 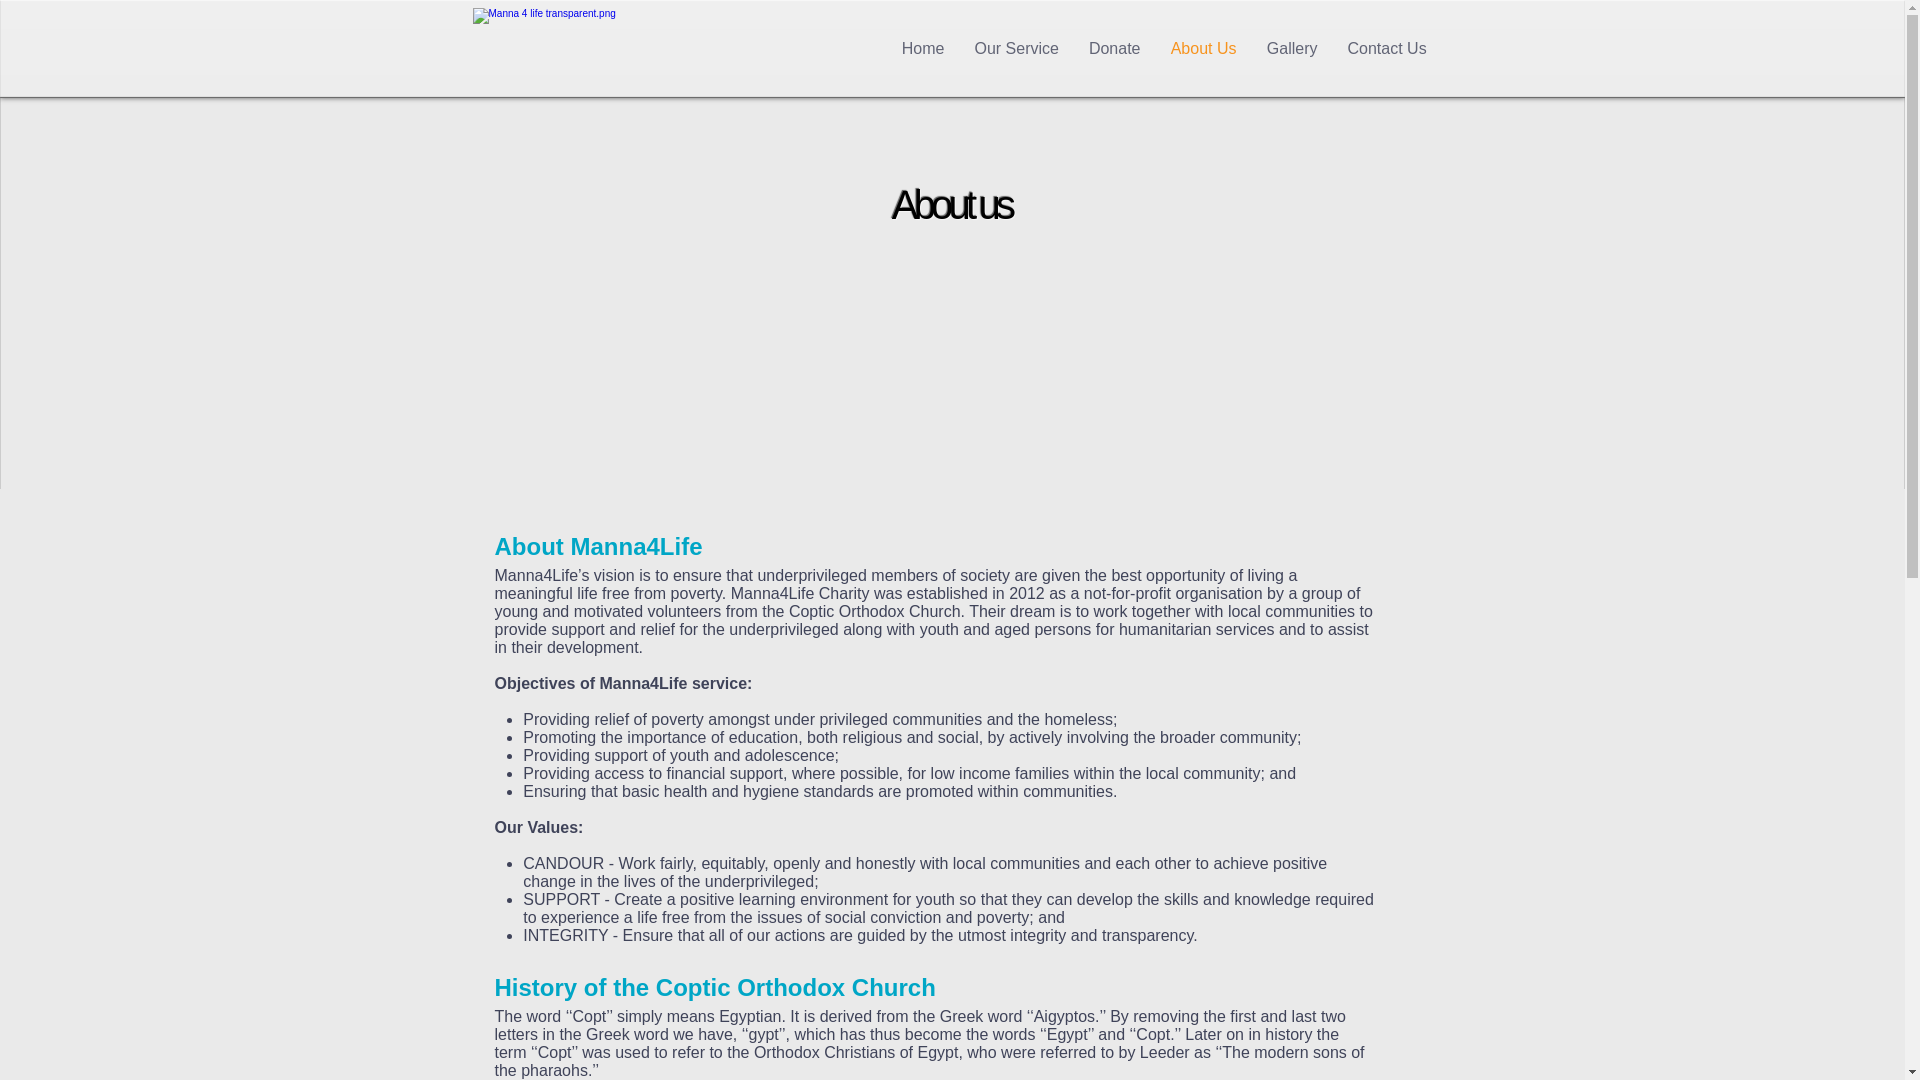 I want to click on 'Contact Us', so click(x=1385, y=48).